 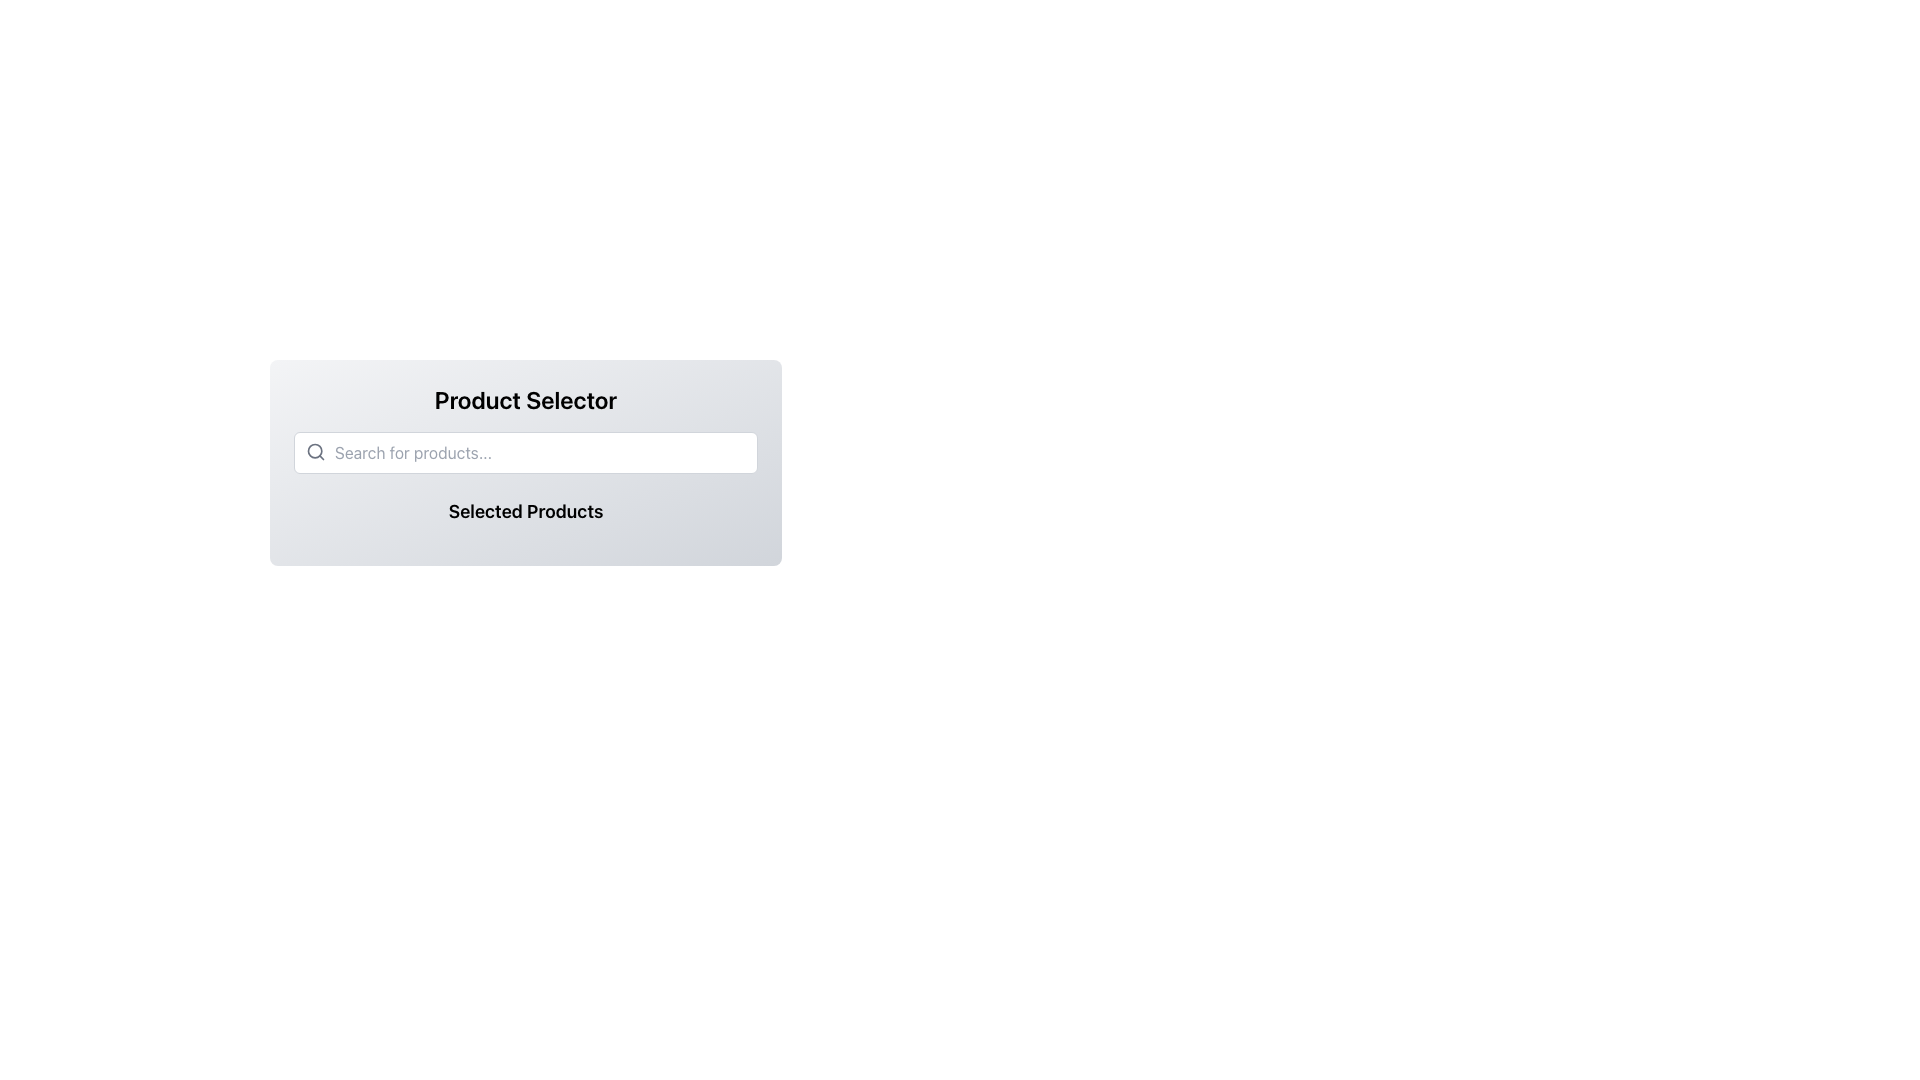 What do you see at coordinates (314, 451) in the screenshot?
I see `the circular component of the magnifying glass icon, which is the decorative part of the search icon located to the left of the text entry box in the search bar` at bounding box center [314, 451].